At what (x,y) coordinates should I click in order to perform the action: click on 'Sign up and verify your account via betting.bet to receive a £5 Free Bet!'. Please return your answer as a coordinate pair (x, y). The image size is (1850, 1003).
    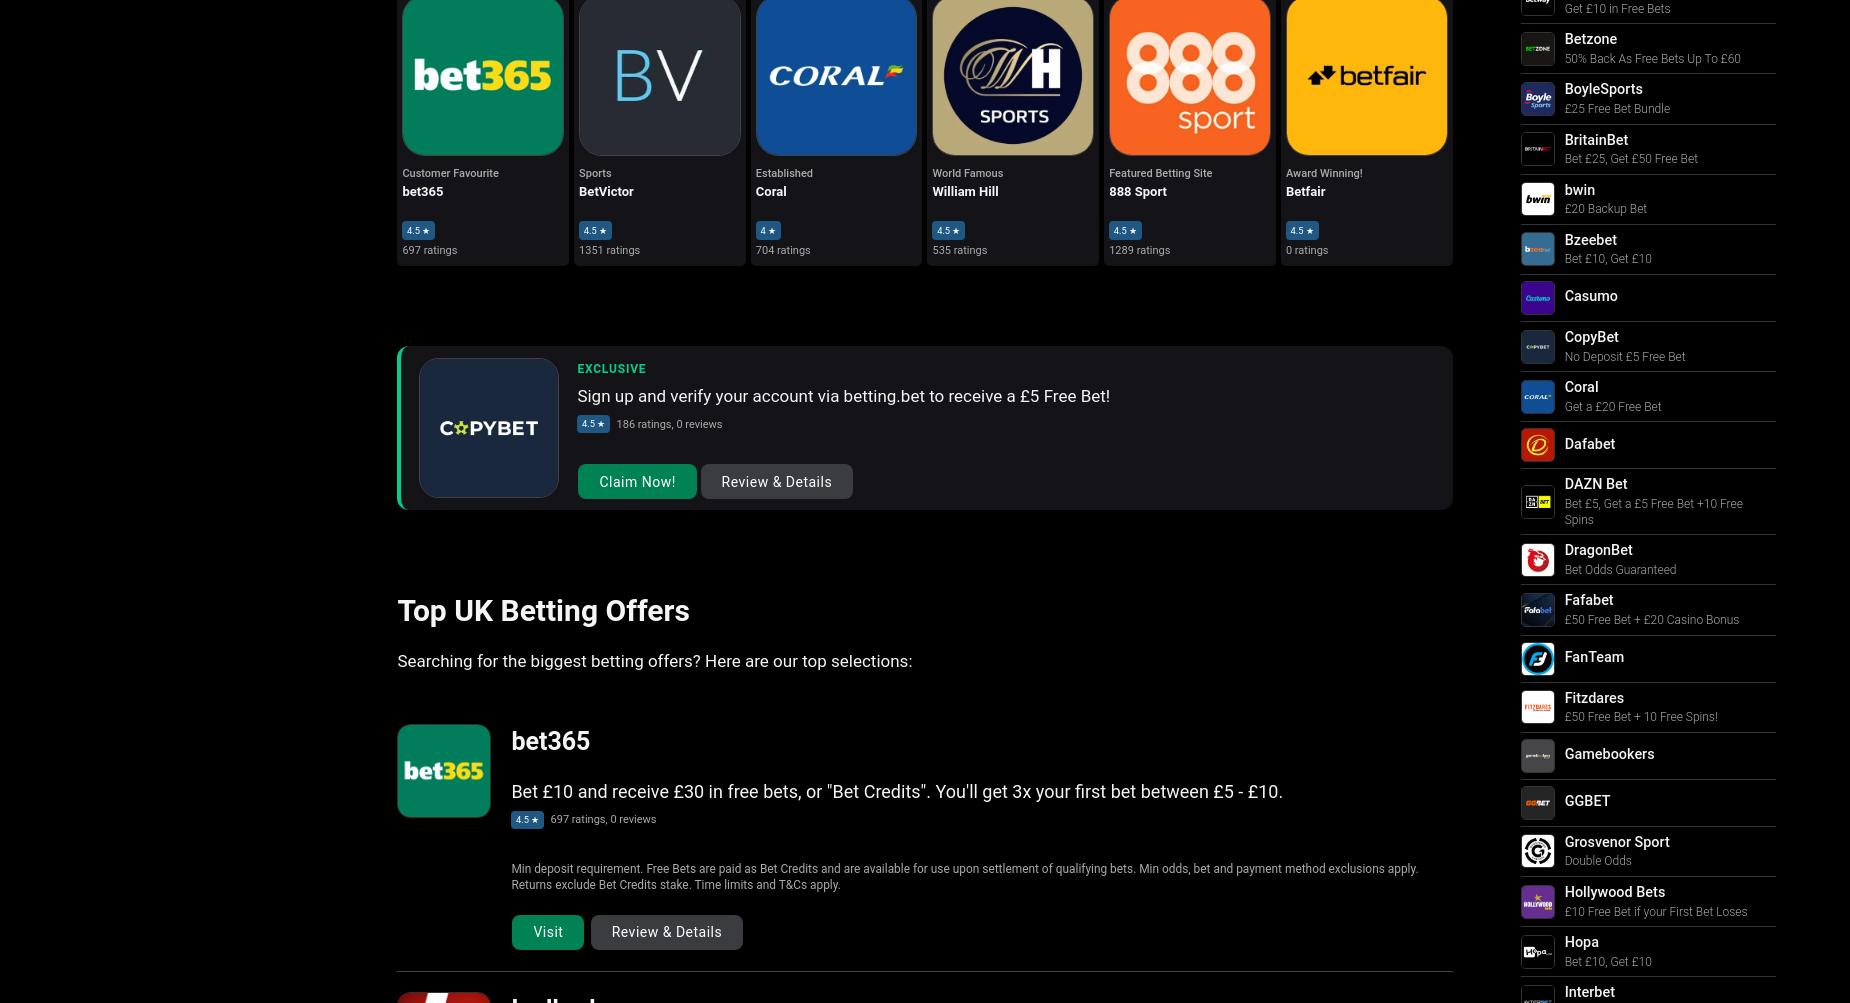
    Looking at the image, I should click on (843, 394).